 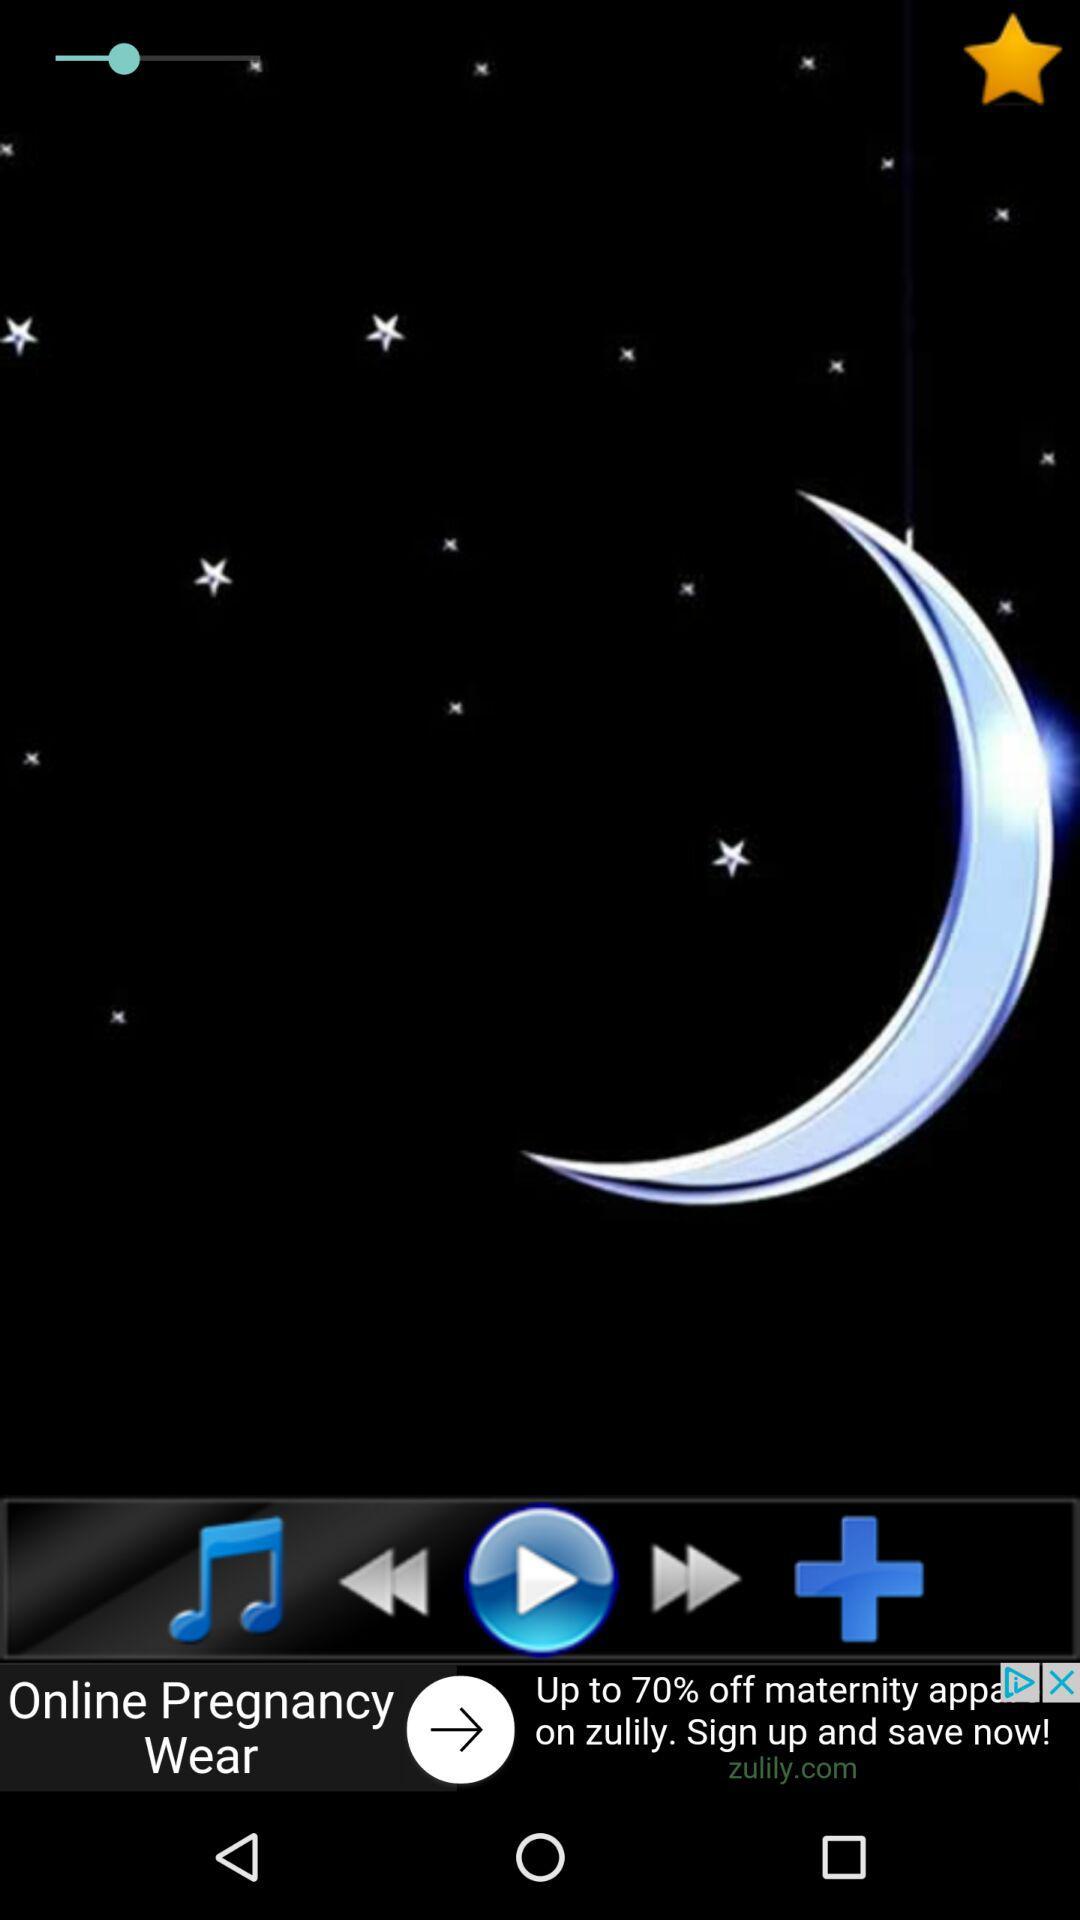 What do you see at coordinates (204, 1577) in the screenshot?
I see `the music icon` at bounding box center [204, 1577].